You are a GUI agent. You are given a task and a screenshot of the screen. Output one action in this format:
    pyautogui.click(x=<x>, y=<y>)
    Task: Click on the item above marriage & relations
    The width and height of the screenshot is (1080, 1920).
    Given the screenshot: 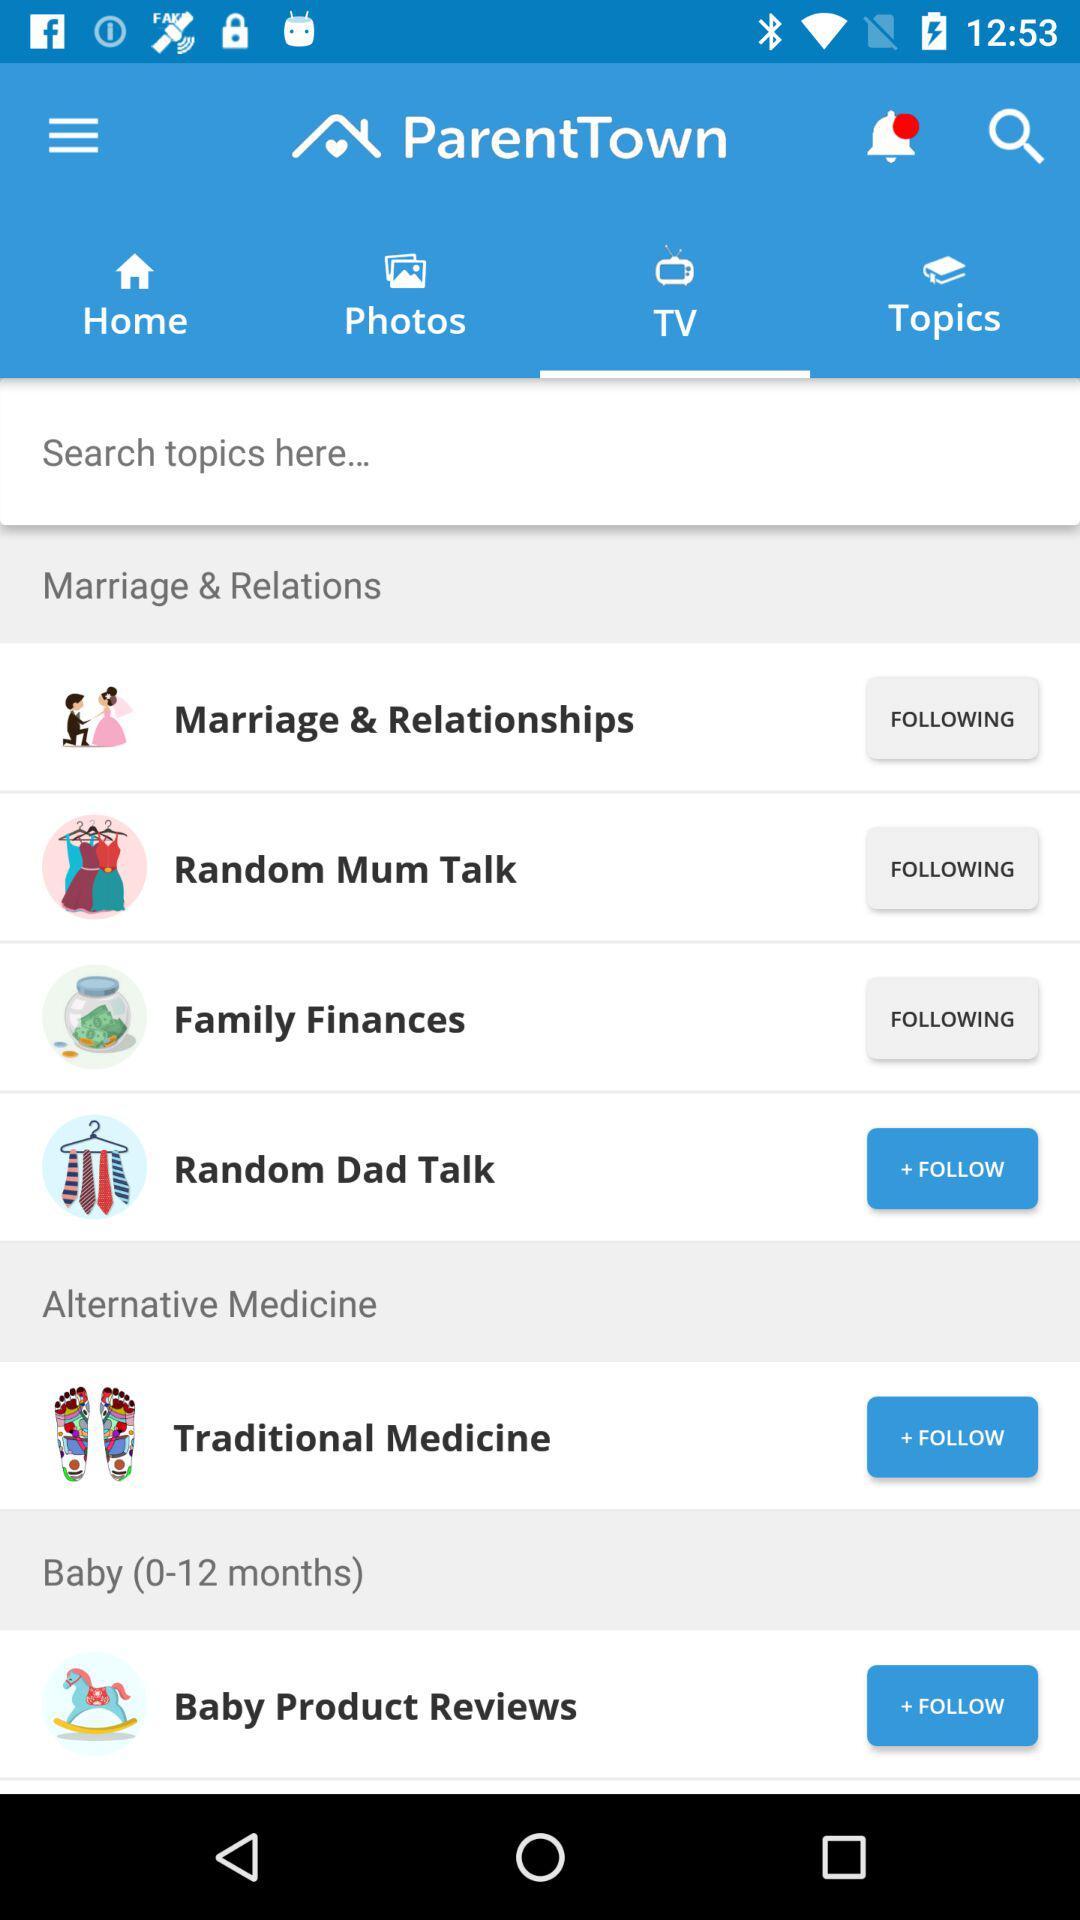 What is the action you would take?
    pyautogui.click(x=540, y=450)
    